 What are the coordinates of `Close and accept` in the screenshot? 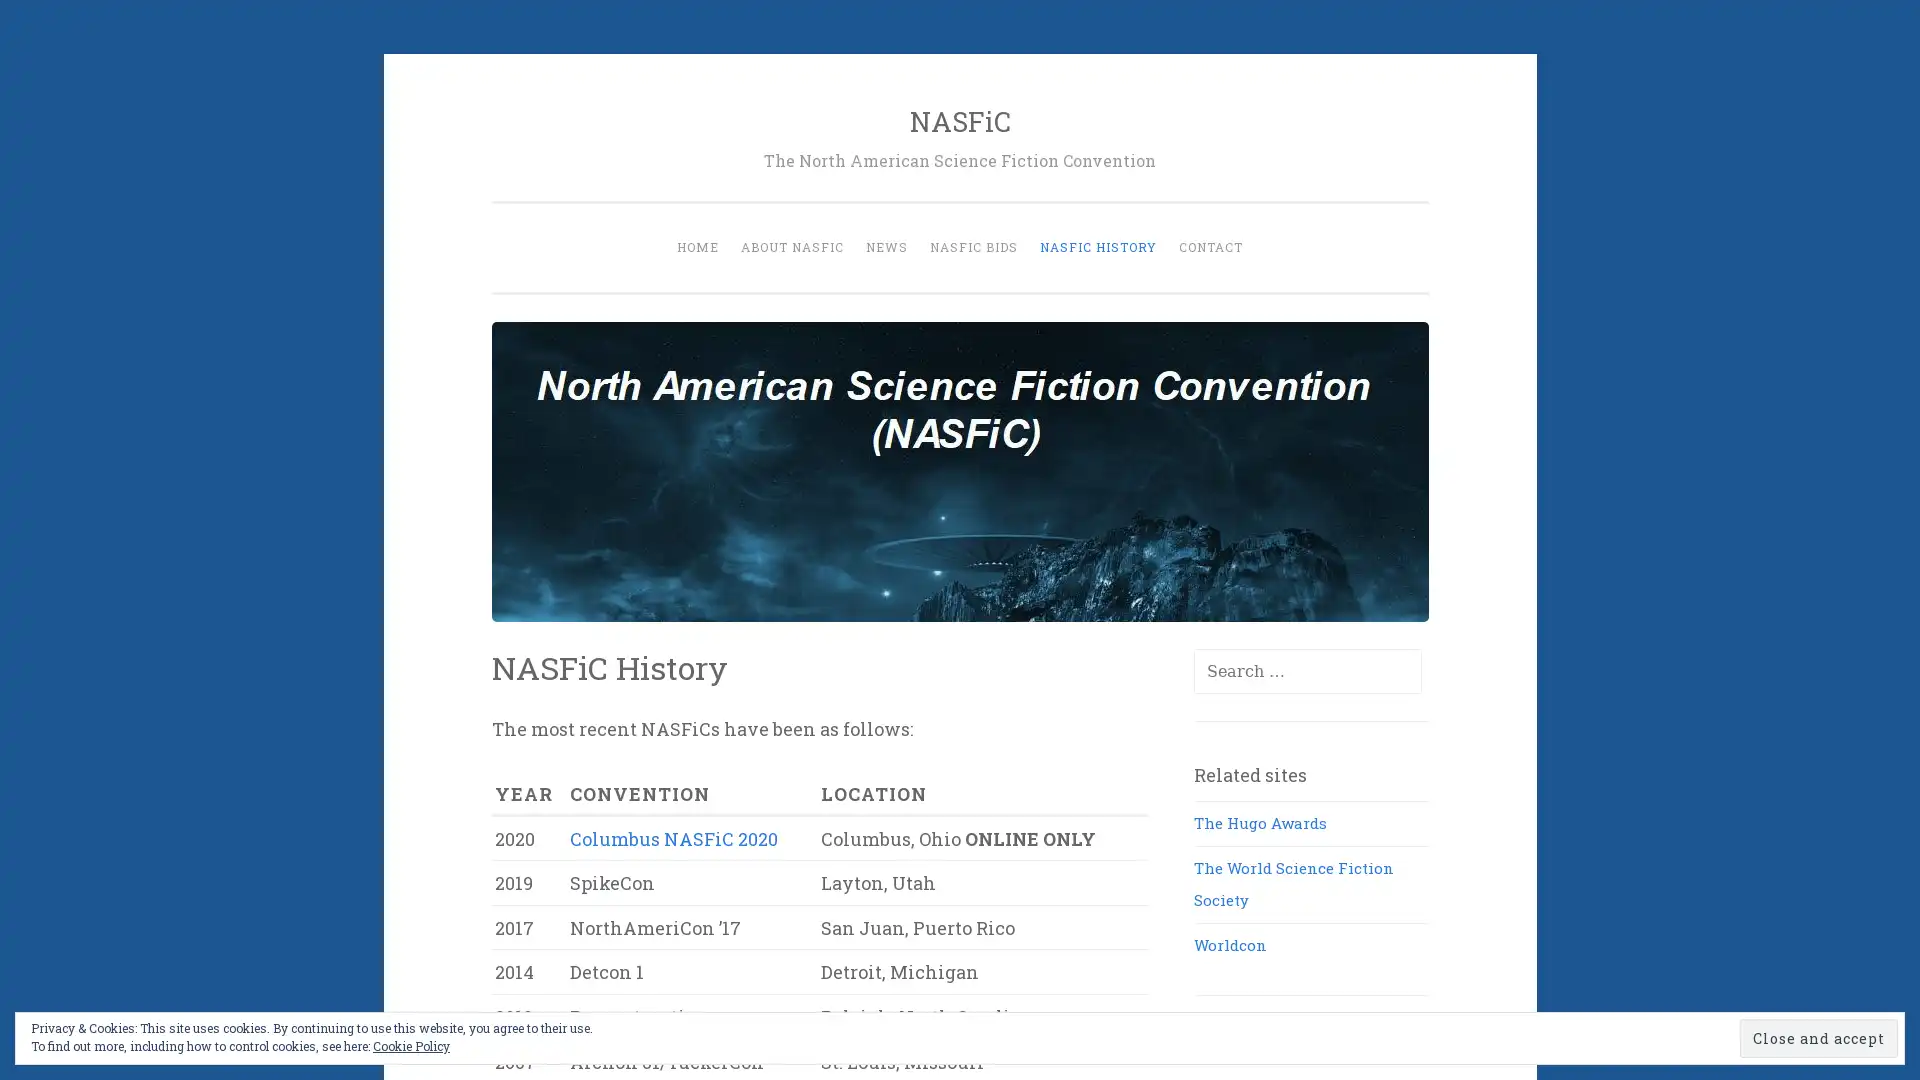 It's located at (1819, 1037).